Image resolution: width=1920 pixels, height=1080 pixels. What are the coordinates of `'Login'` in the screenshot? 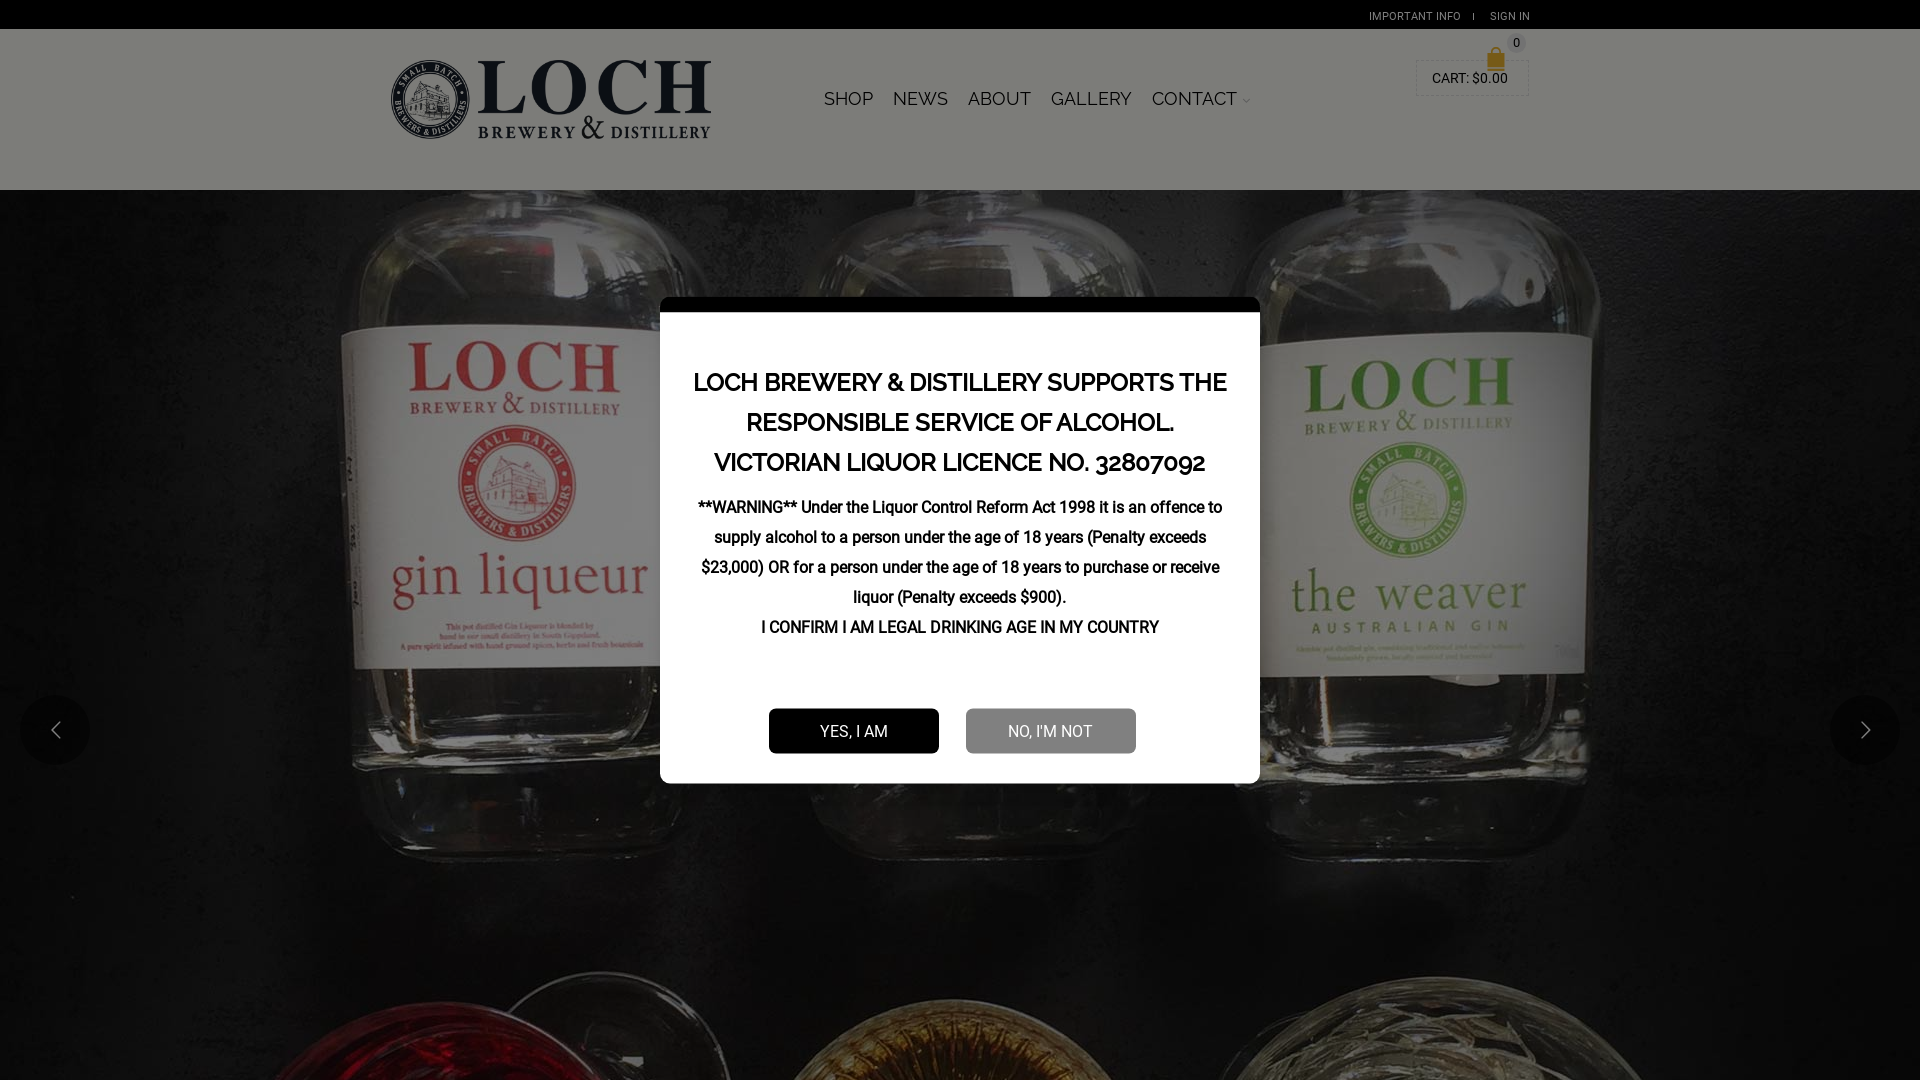 It's located at (1487, 290).